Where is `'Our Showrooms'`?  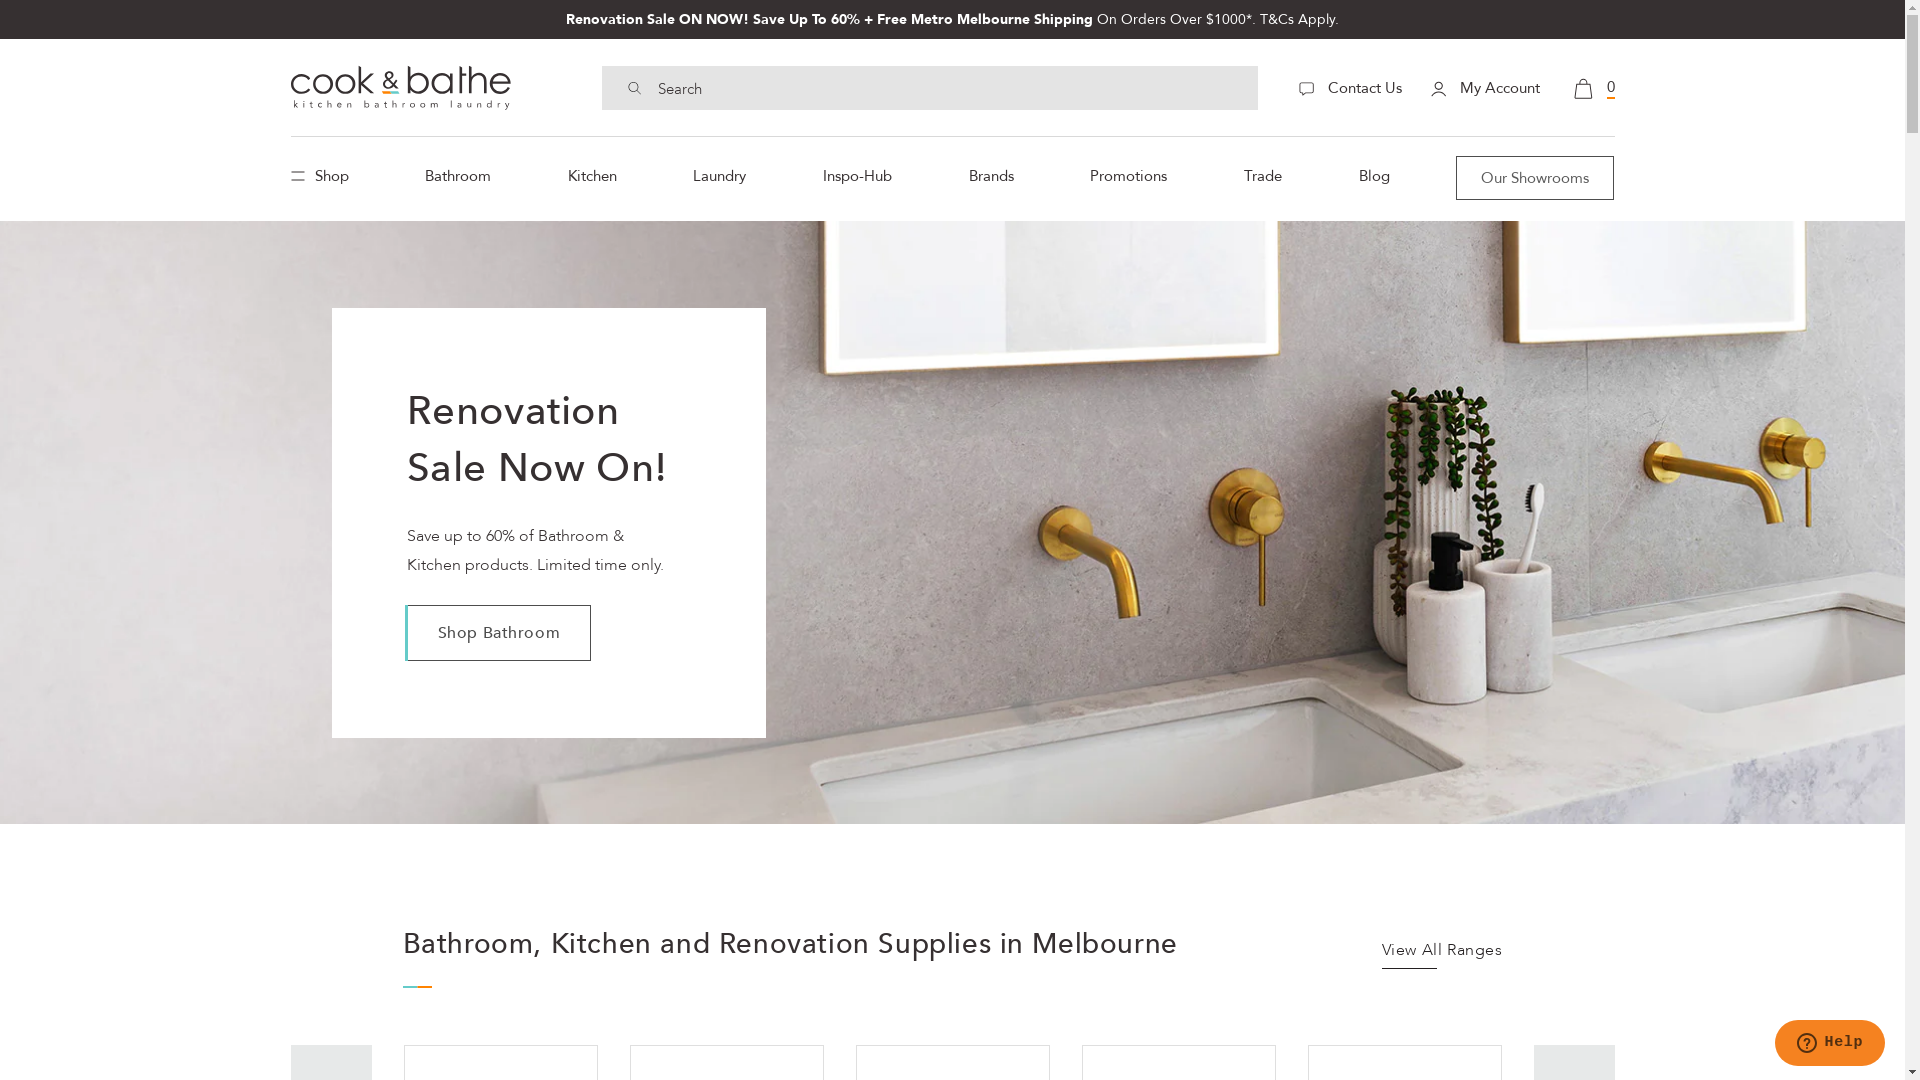 'Our Showrooms' is located at coordinates (1534, 176).